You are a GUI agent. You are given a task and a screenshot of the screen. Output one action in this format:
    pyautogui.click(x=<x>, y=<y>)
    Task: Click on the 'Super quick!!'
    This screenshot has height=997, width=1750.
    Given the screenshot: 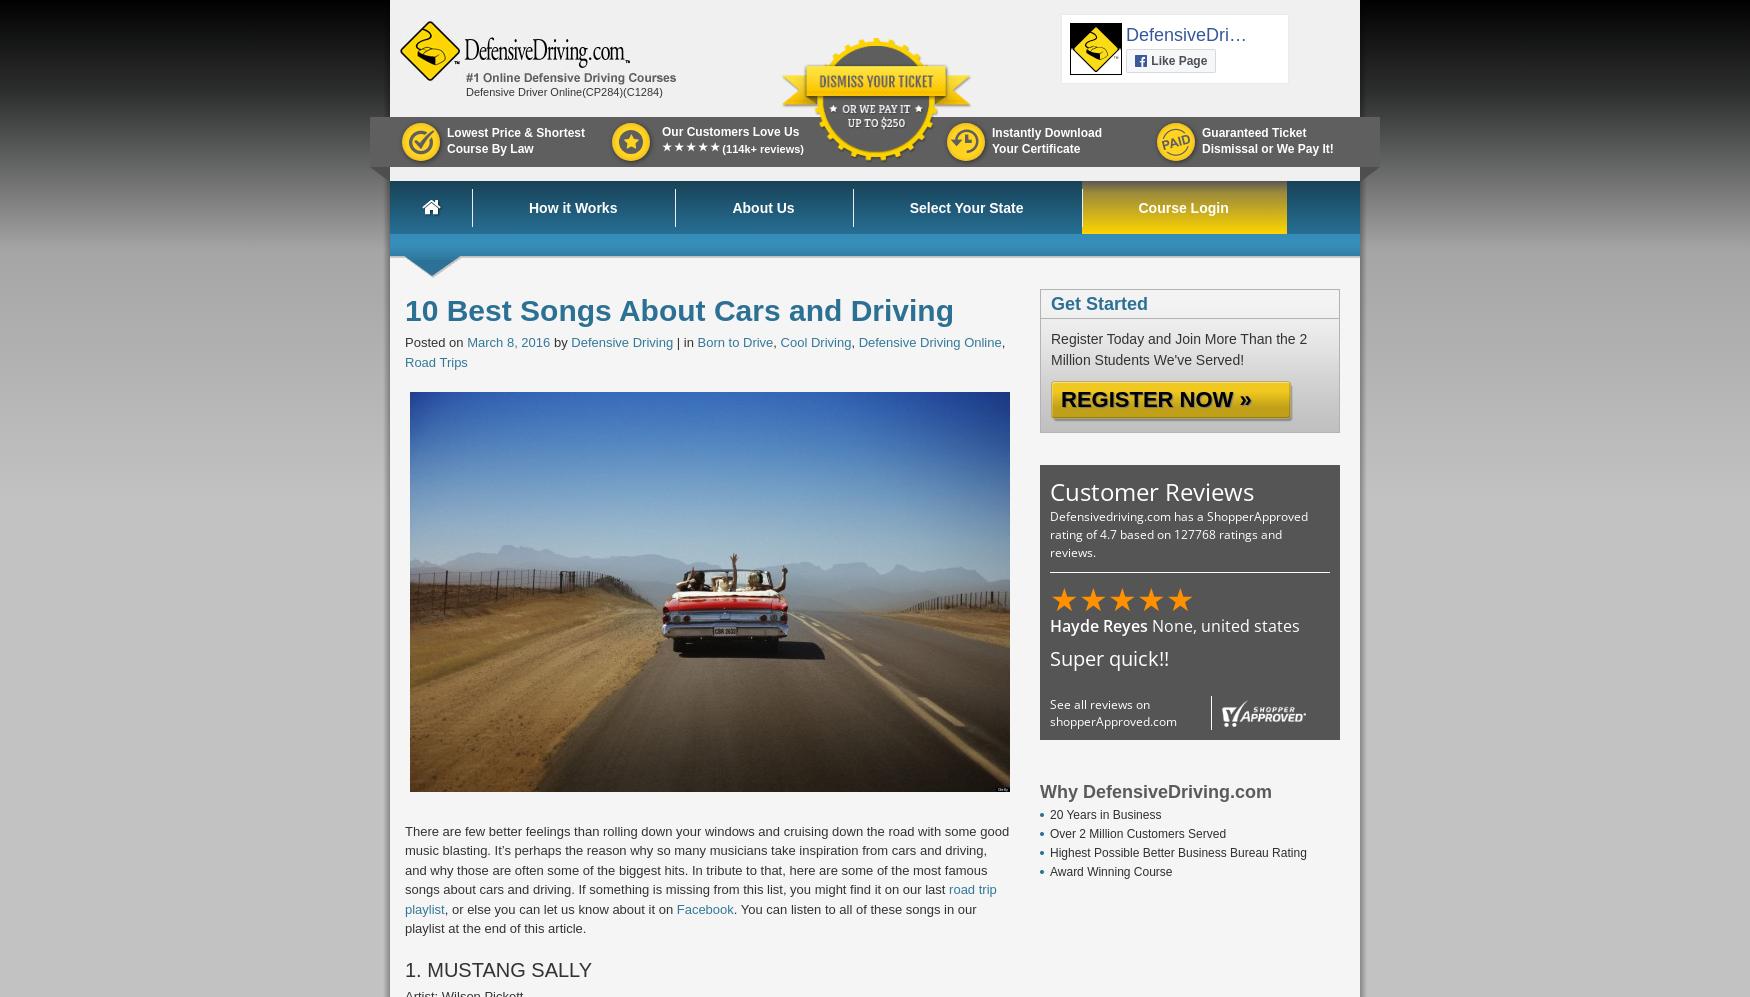 What is the action you would take?
    pyautogui.click(x=1109, y=658)
    